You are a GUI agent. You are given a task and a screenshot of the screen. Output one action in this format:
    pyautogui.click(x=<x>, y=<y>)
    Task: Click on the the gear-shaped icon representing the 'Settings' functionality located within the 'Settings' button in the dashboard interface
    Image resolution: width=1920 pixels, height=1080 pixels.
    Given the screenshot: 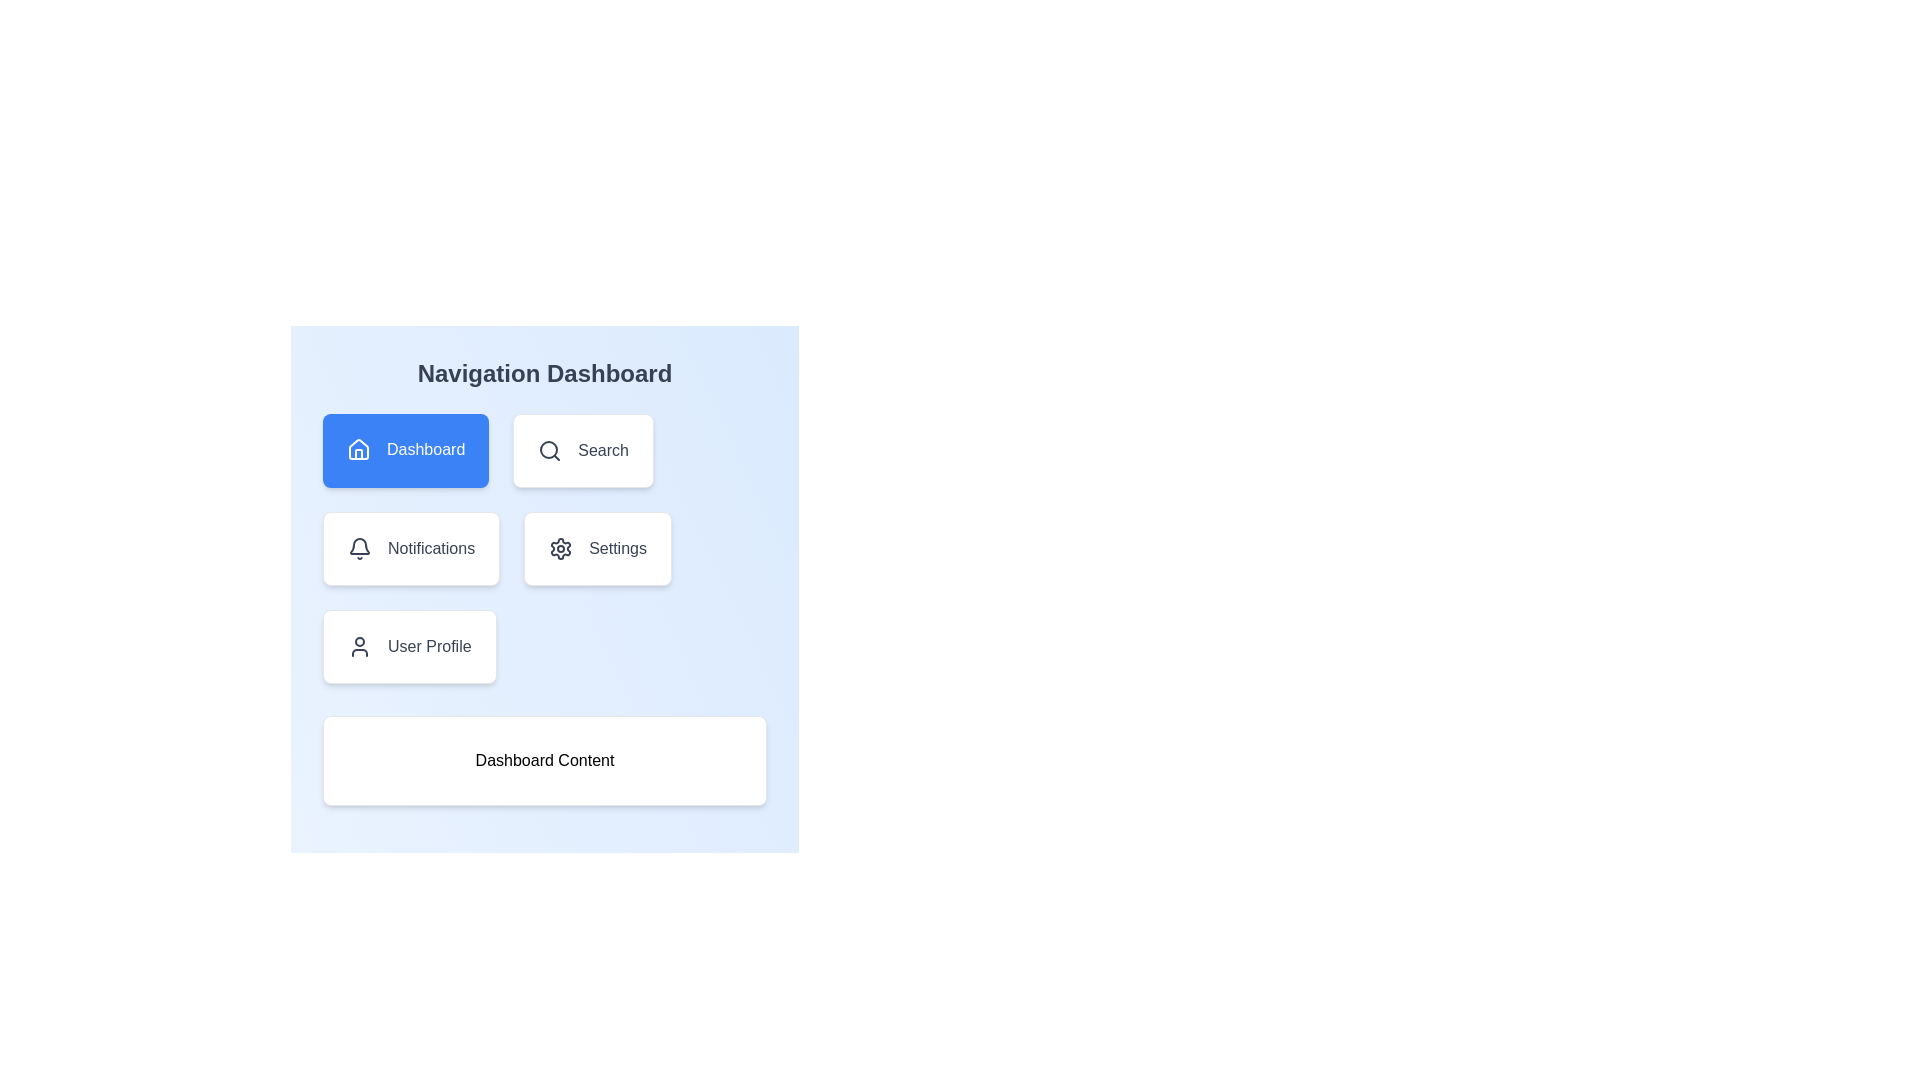 What is the action you would take?
    pyautogui.click(x=560, y=548)
    